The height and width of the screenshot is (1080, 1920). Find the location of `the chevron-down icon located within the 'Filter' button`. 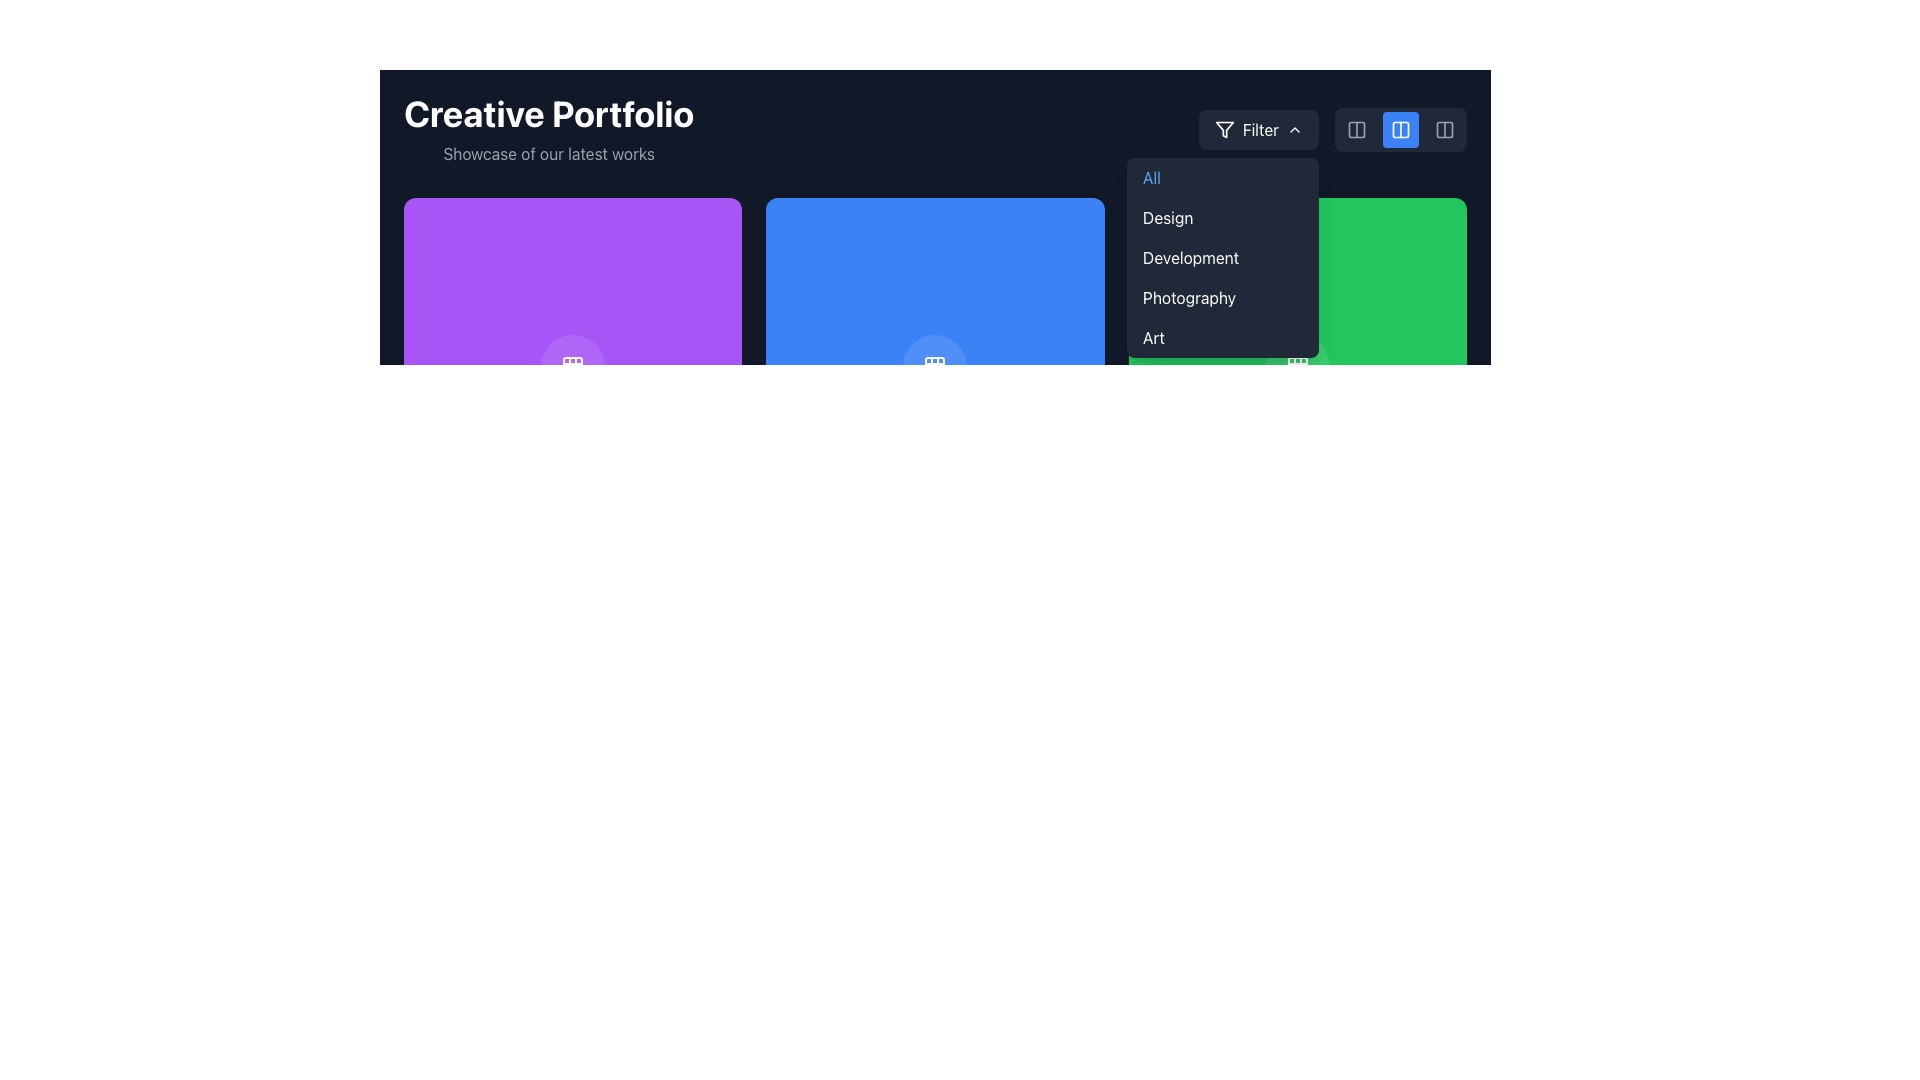

the chevron-down icon located within the 'Filter' button is located at coordinates (1295, 130).